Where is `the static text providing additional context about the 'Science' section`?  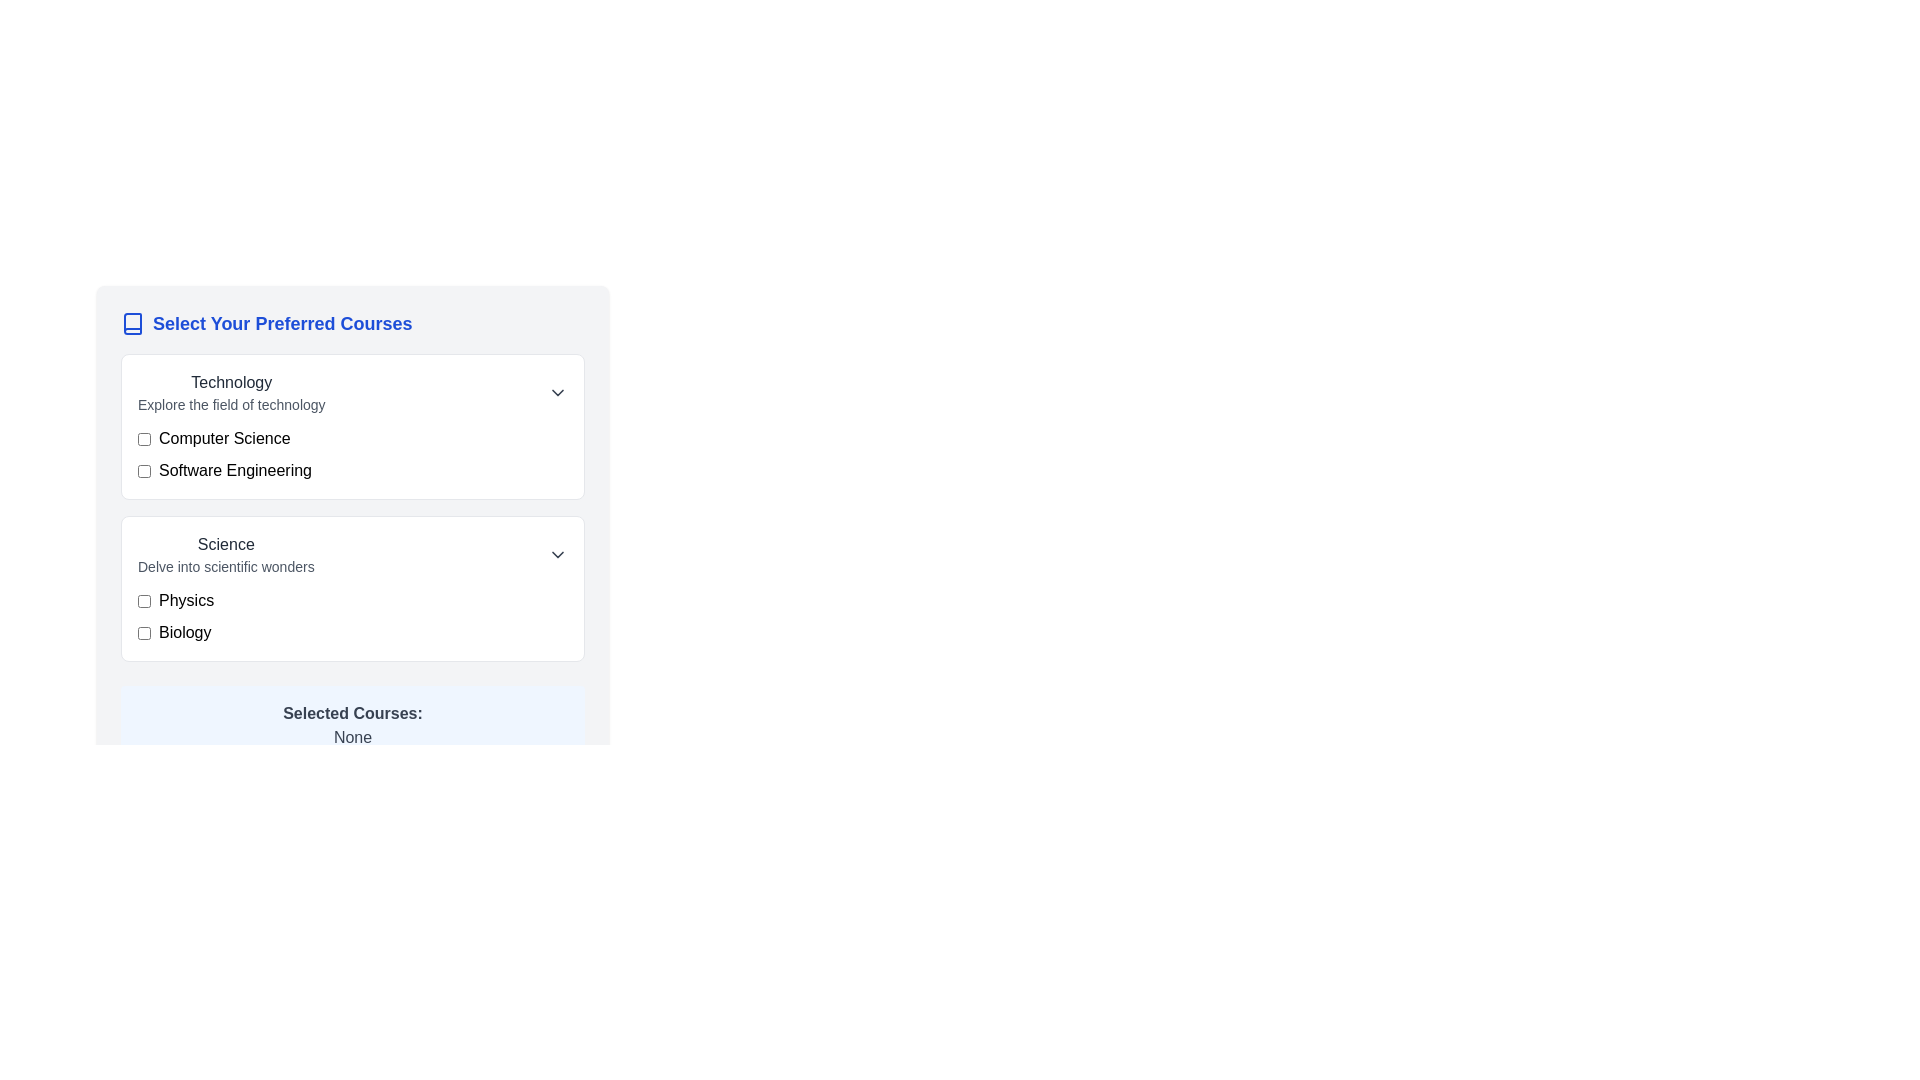
the static text providing additional context about the 'Science' section is located at coordinates (226, 567).